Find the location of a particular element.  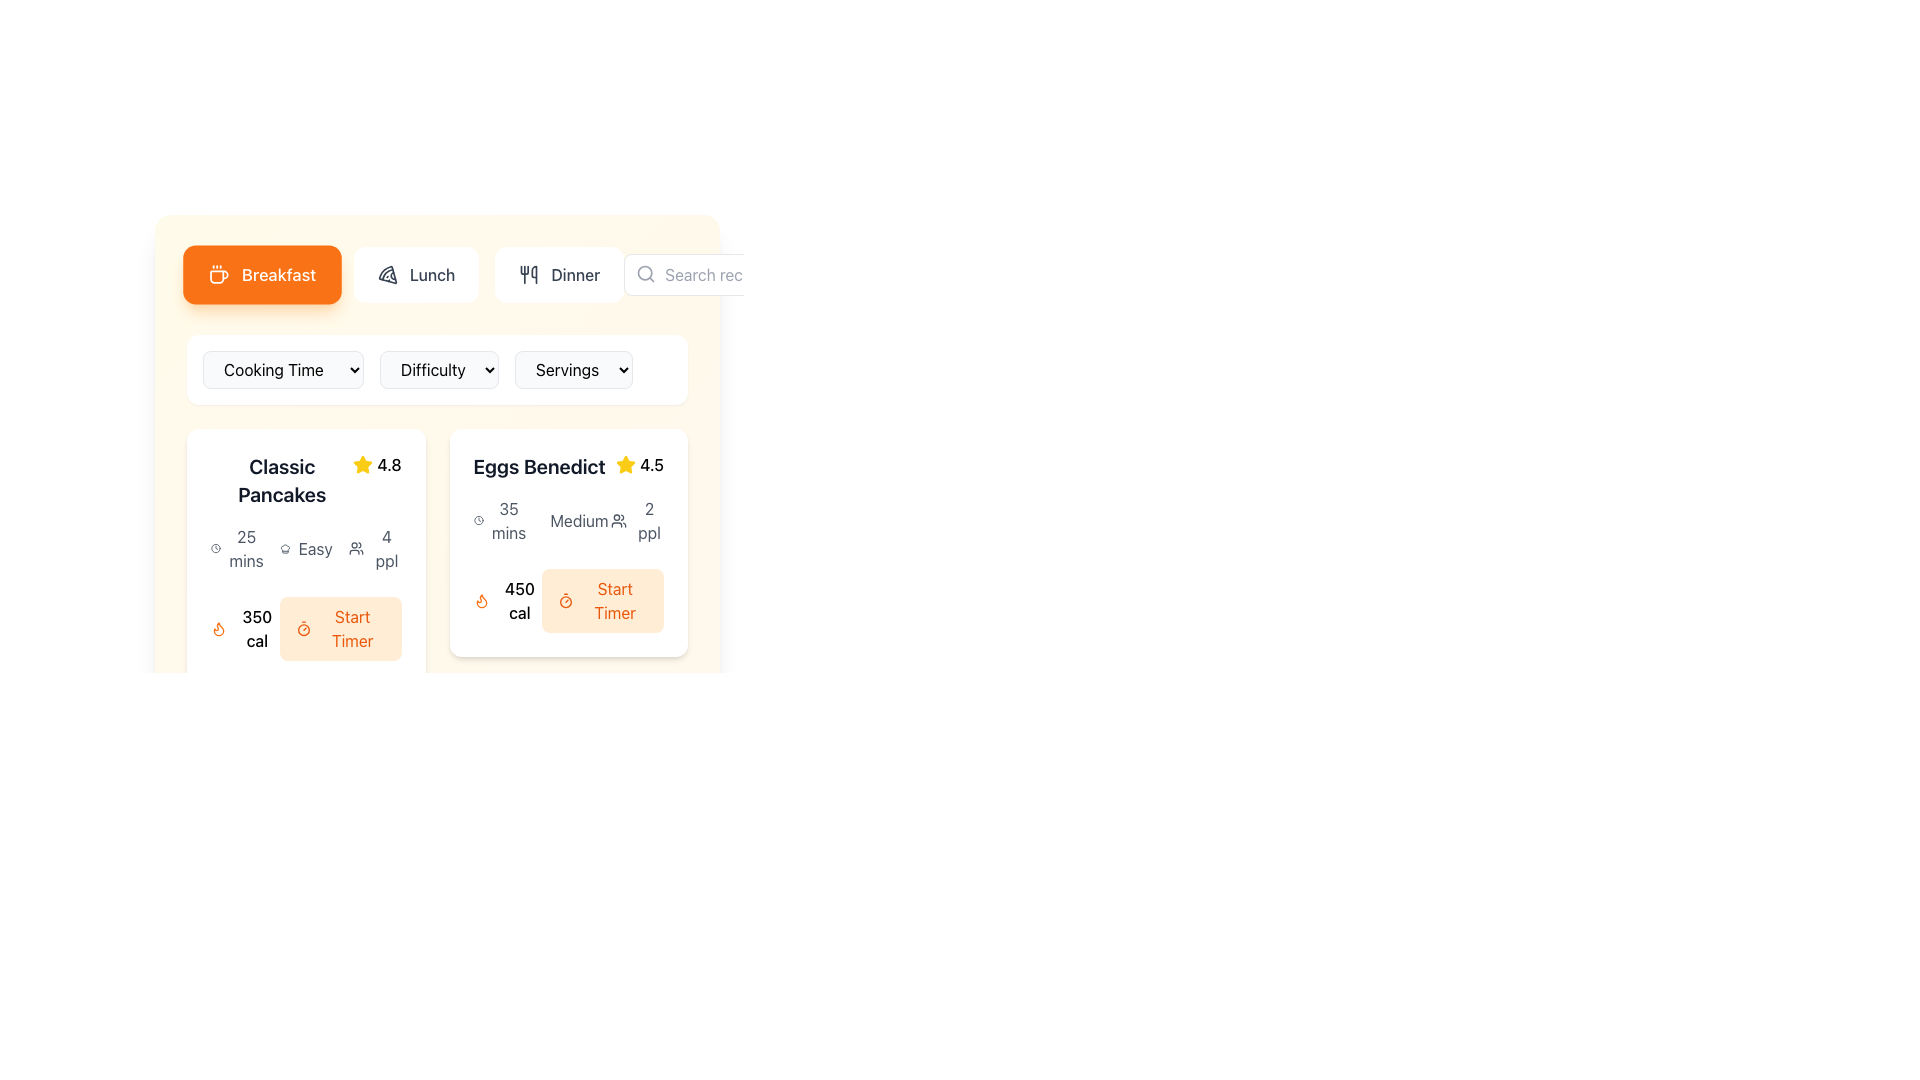

the difficulty level icon for the meal 'Eggs Benedict', which is located in the middle section of the UI, slightly above the text 'medium' is located at coordinates (554, 522).